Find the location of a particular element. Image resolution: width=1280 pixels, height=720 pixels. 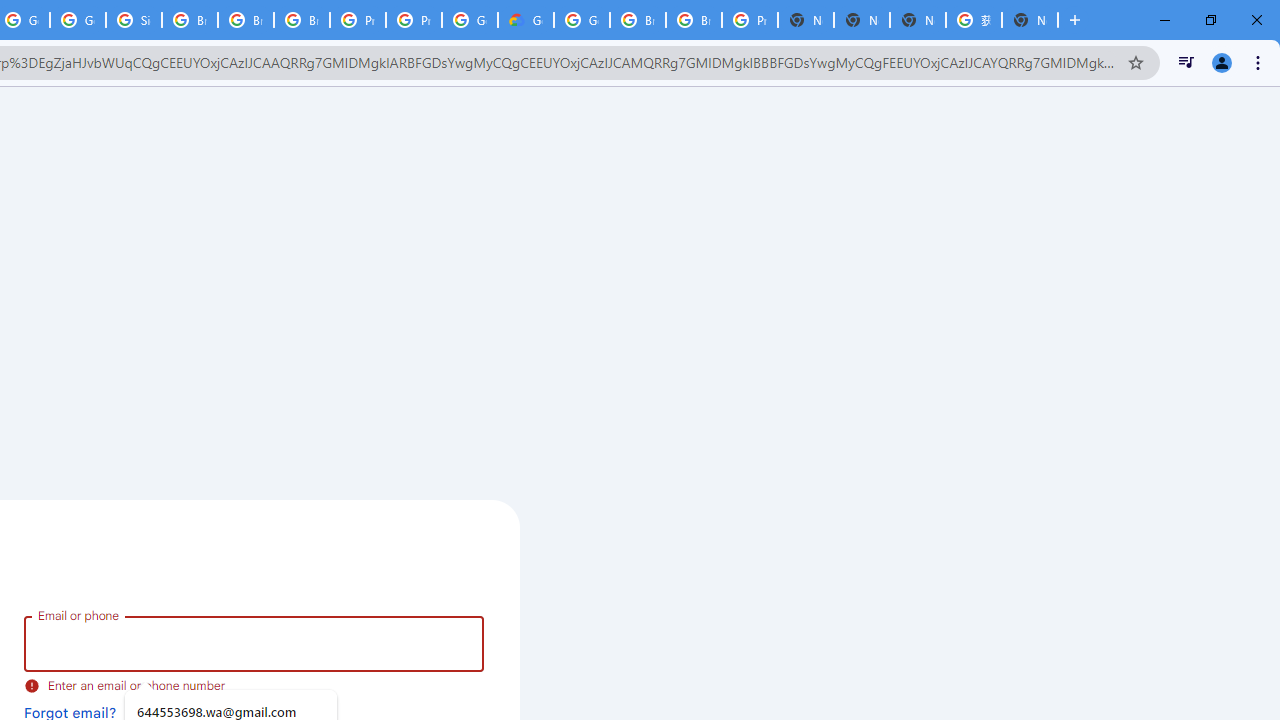

'Google Cloud Platform' is located at coordinates (581, 20).